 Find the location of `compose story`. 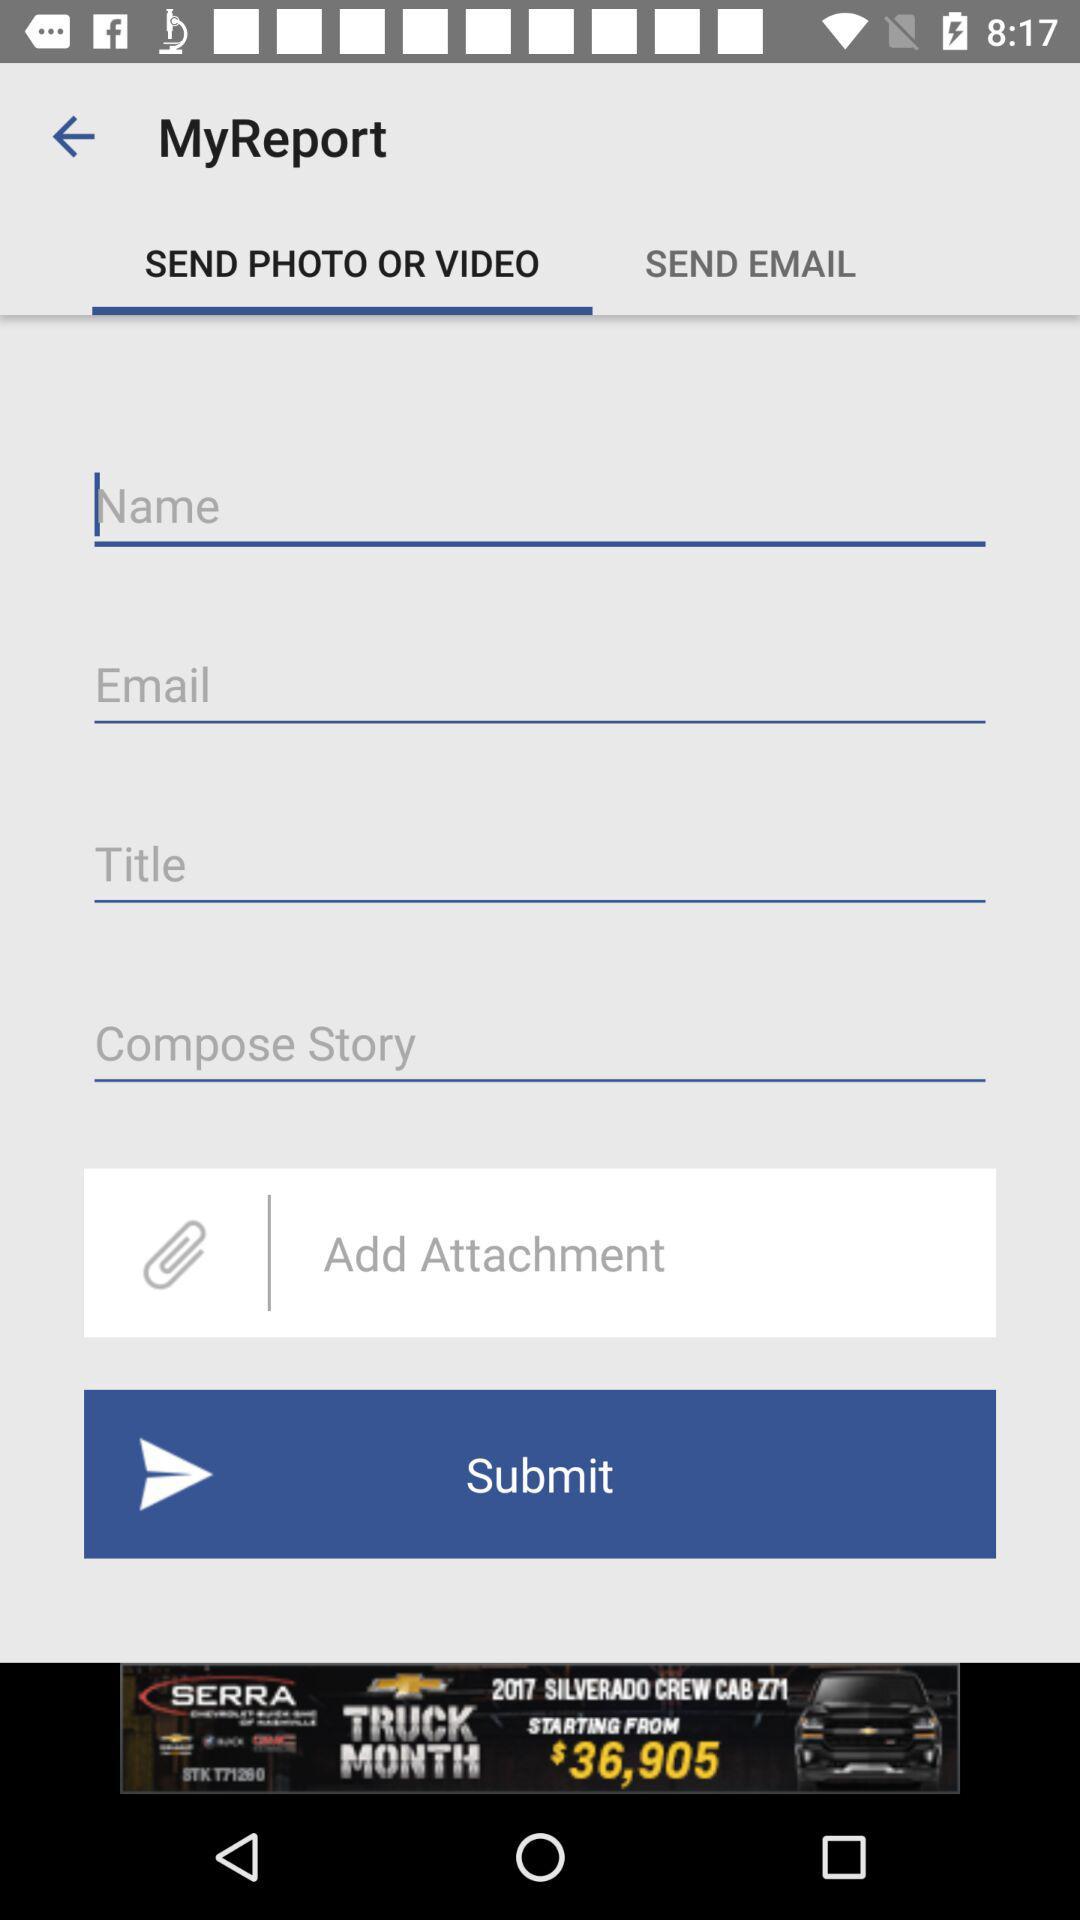

compose story is located at coordinates (540, 1042).